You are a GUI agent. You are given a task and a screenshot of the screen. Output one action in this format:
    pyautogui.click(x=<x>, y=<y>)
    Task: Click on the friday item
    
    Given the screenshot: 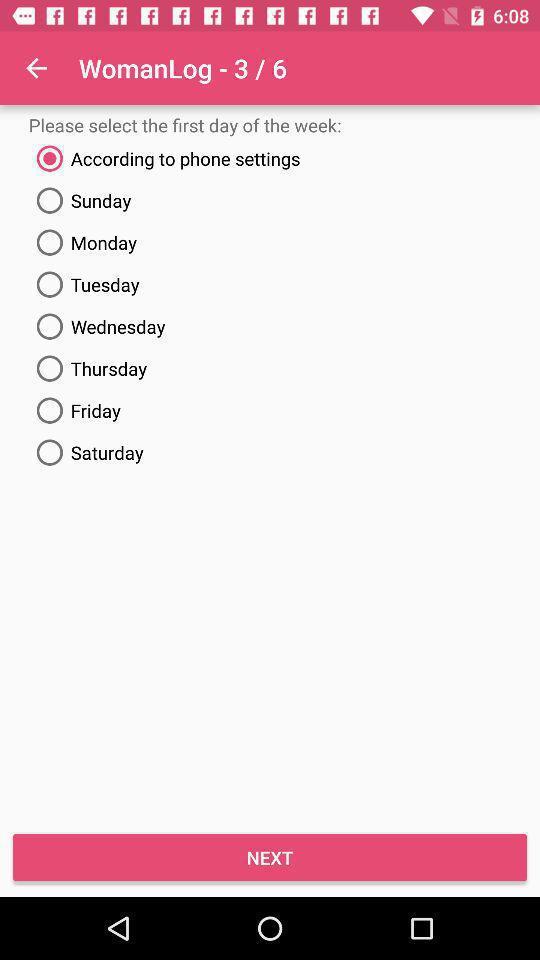 What is the action you would take?
    pyautogui.click(x=270, y=409)
    